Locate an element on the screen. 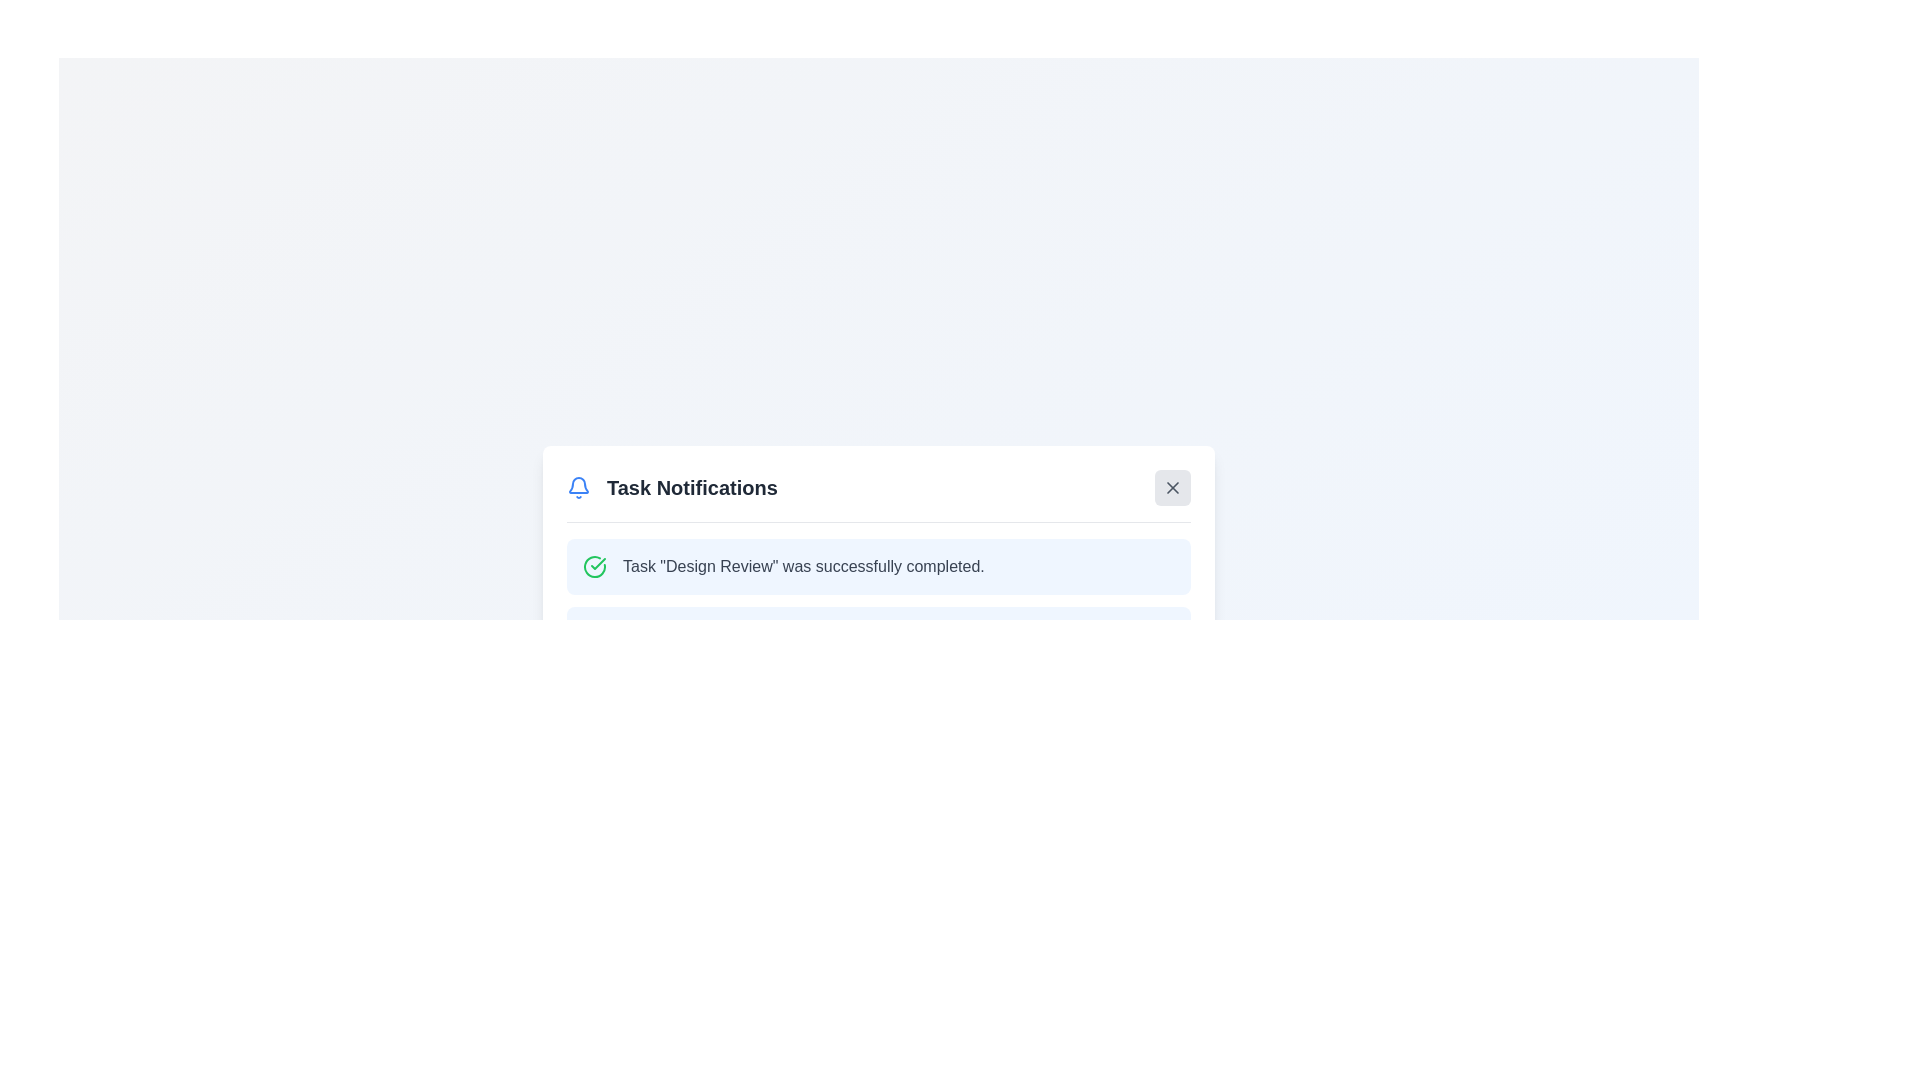 Image resolution: width=1920 pixels, height=1080 pixels. the close button located at the top-right corner of the 'Task Notifications' card is located at coordinates (1172, 487).